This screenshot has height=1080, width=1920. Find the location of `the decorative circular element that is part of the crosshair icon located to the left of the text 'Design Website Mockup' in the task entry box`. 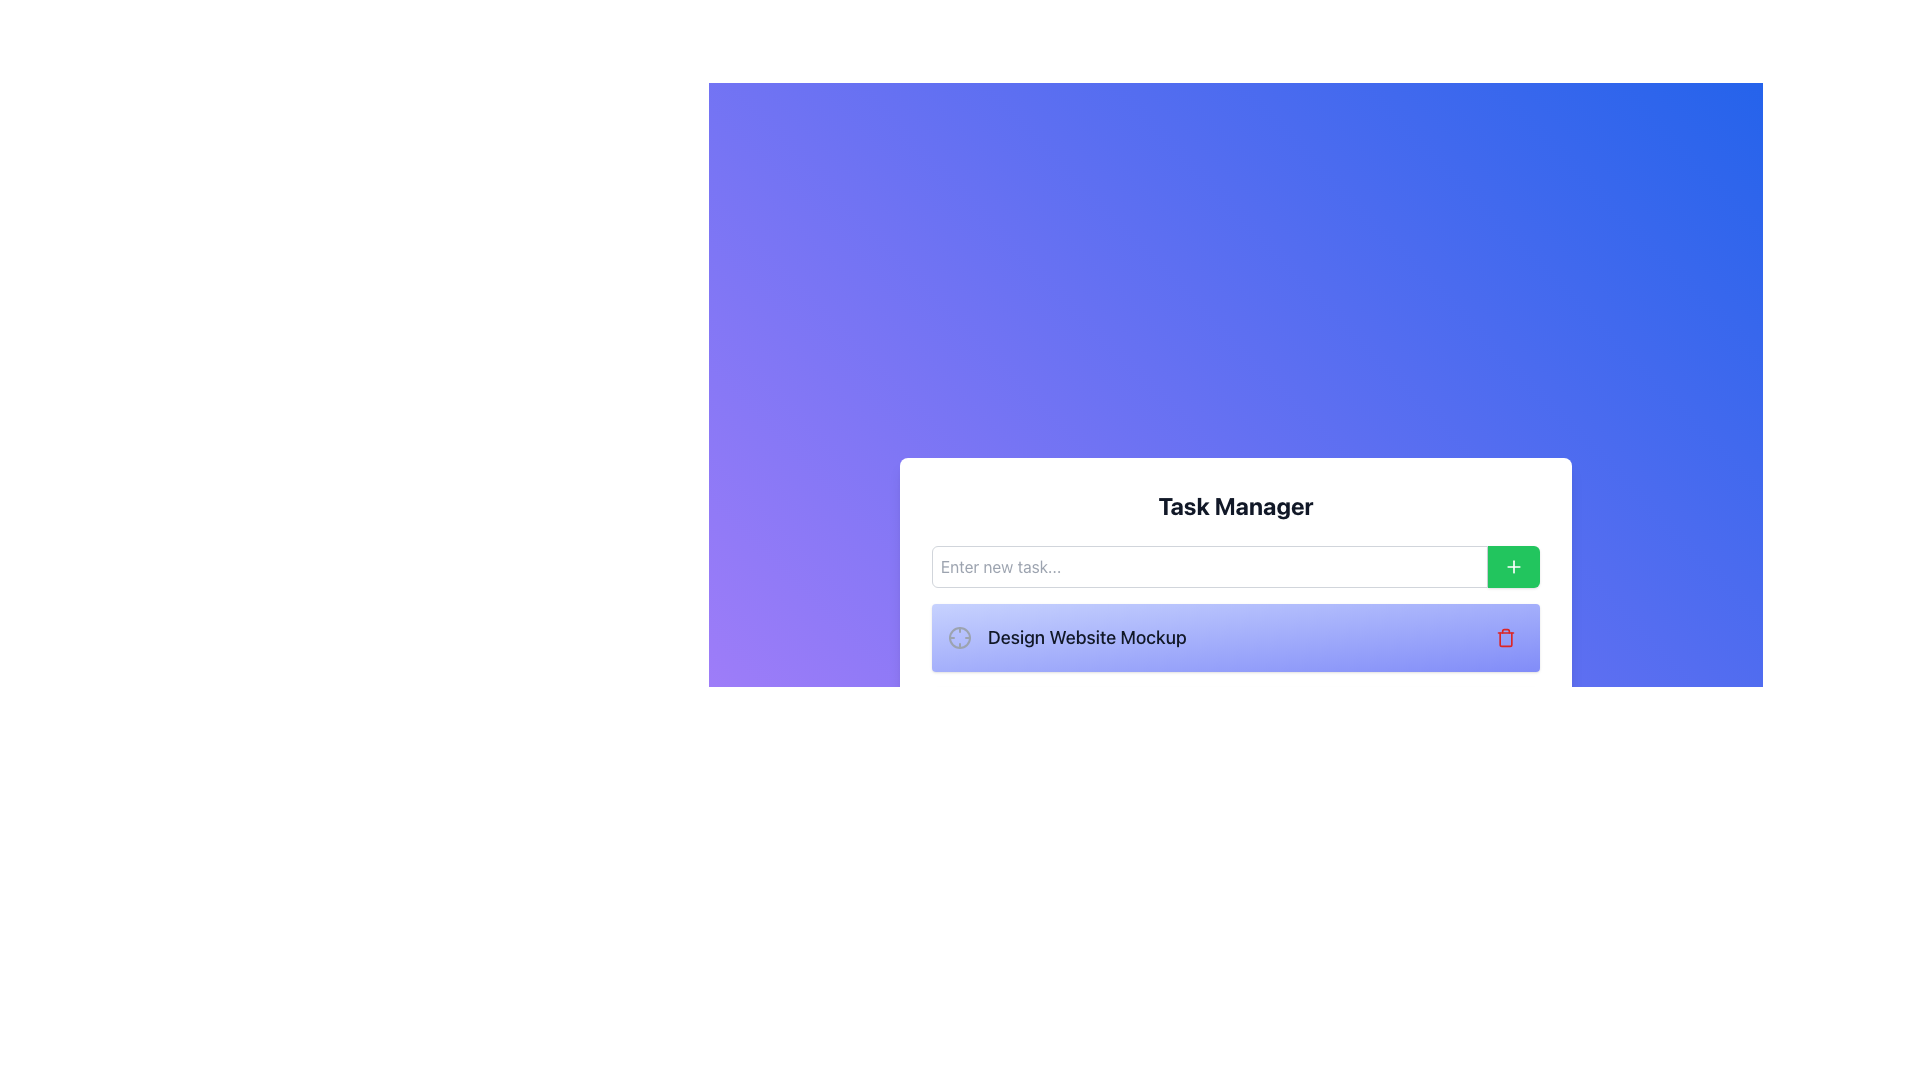

the decorative circular element that is part of the crosshair icon located to the left of the text 'Design Website Mockup' in the task entry box is located at coordinates (960, 637).